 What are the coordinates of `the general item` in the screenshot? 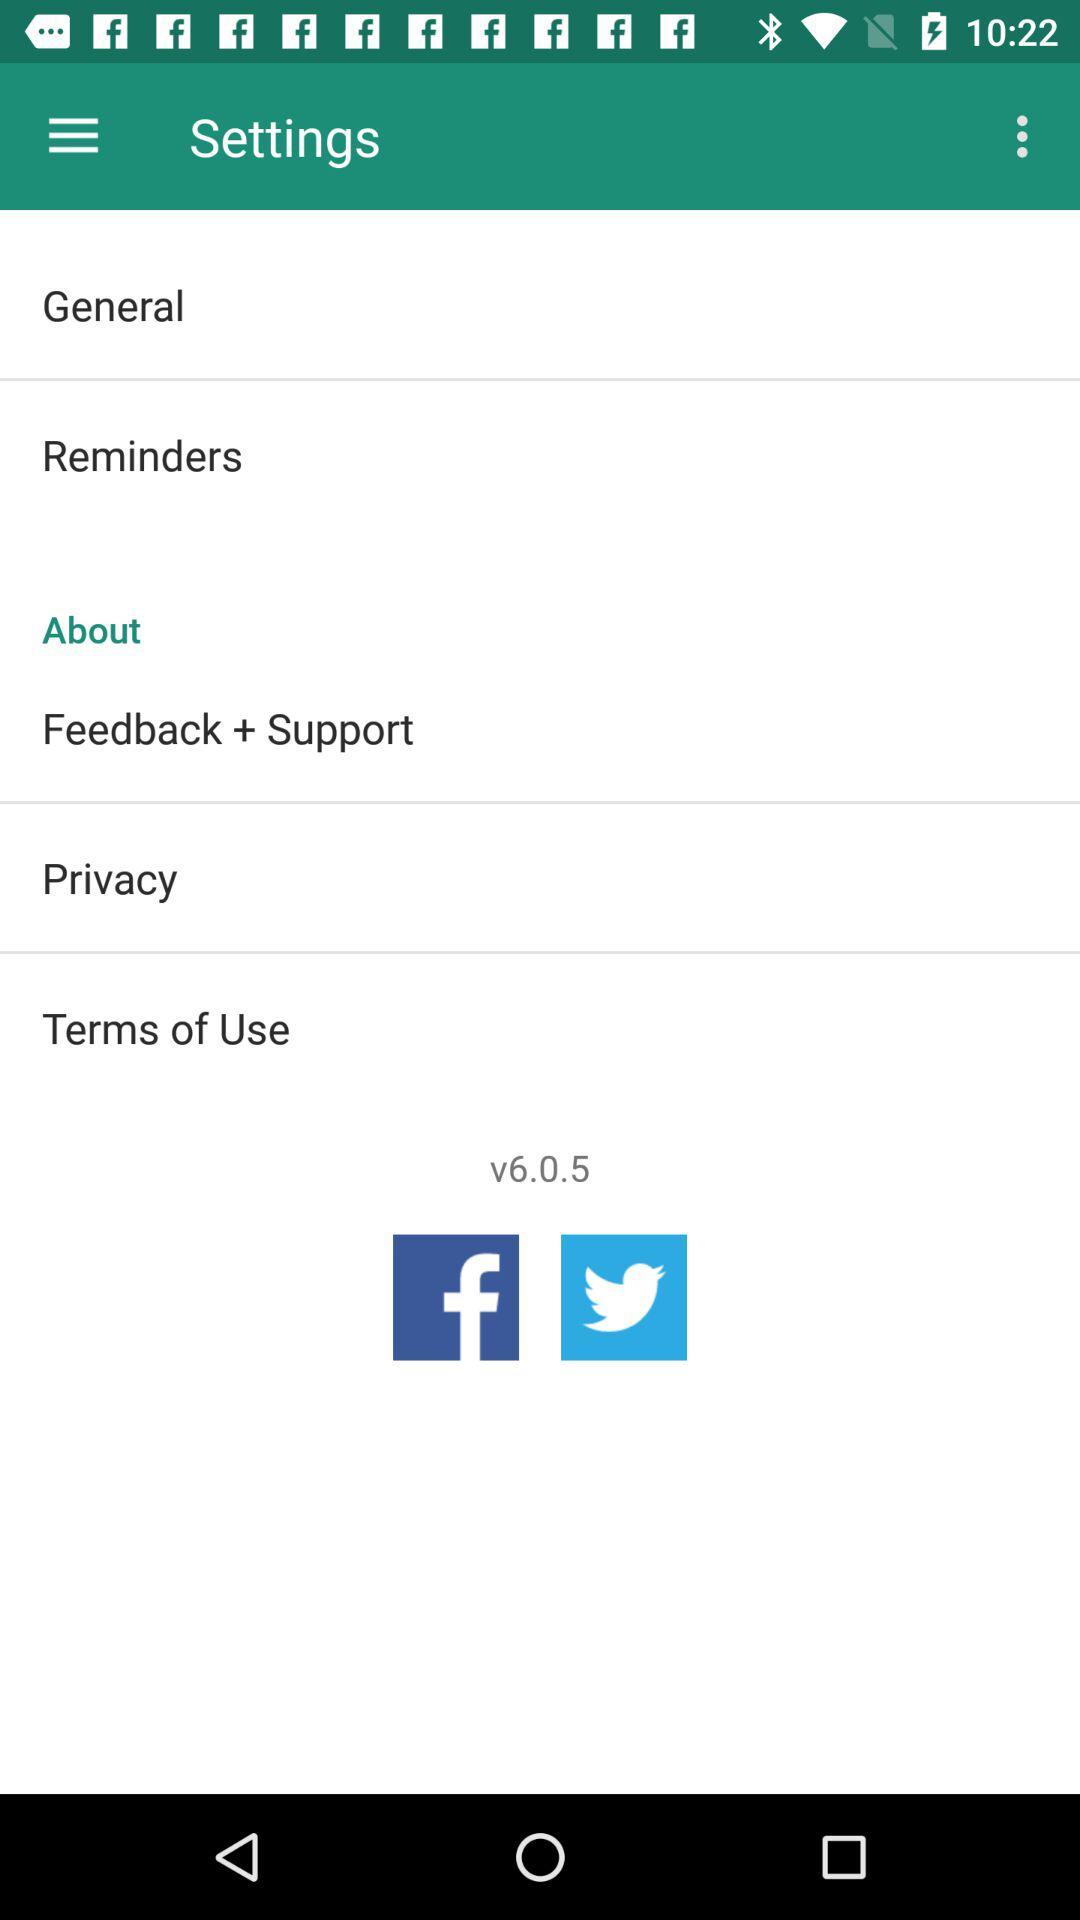 It's located at (540, 303).